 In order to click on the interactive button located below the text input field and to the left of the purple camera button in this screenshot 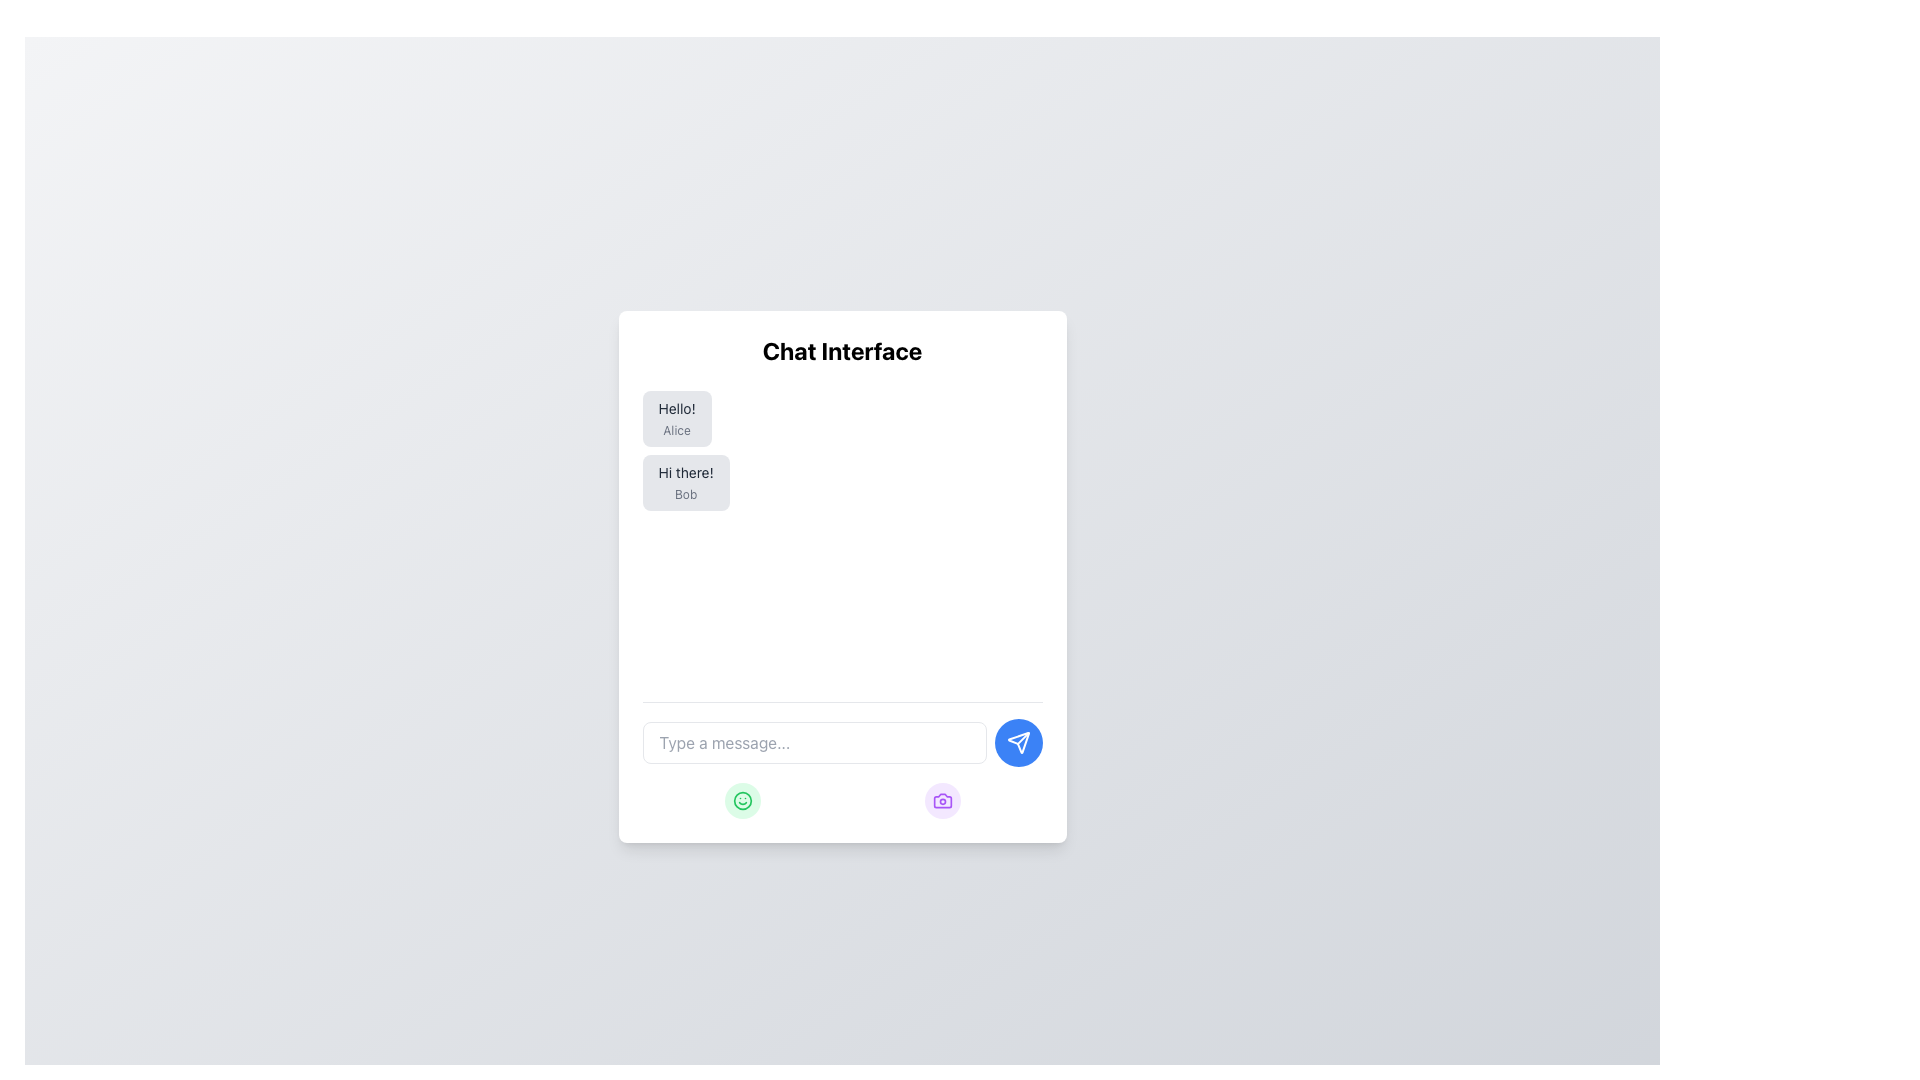, I will do `click(741, 800)`.